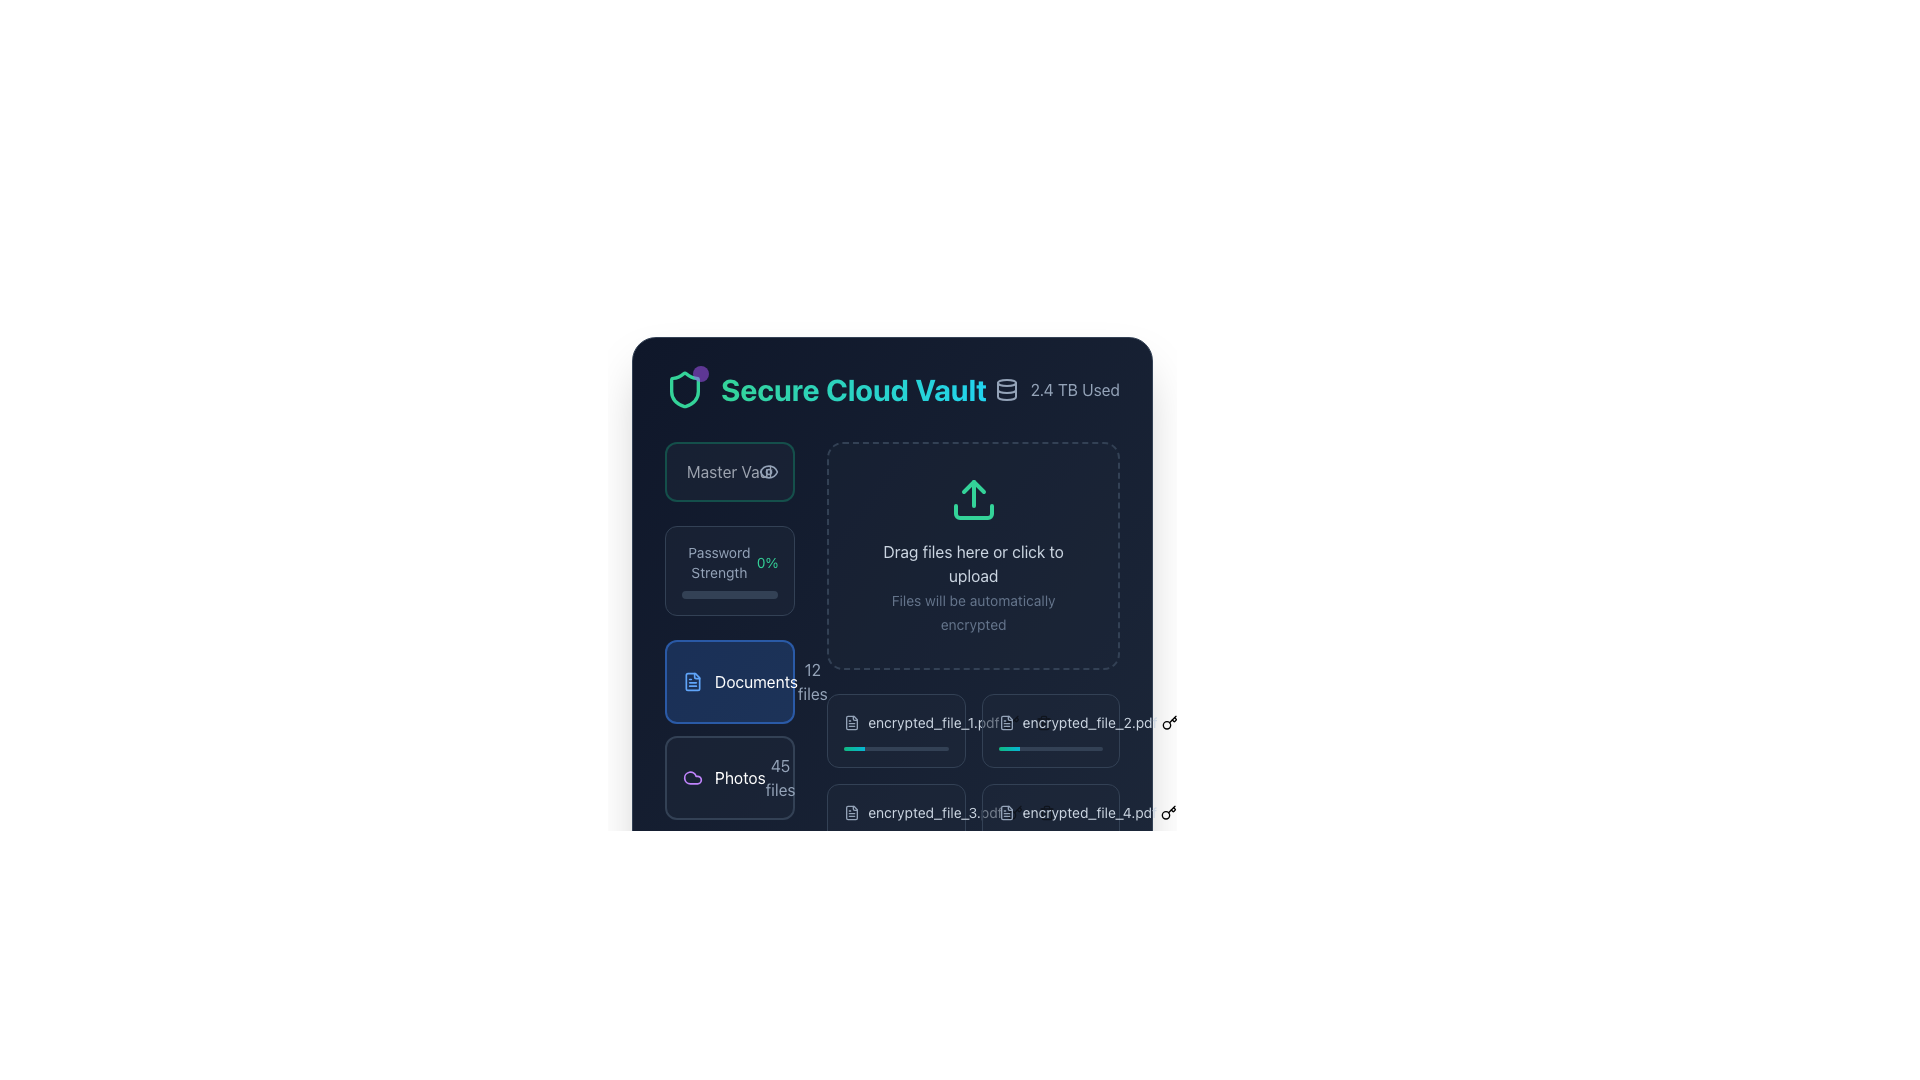 The height and width of the screenshot is (1080, 1920). I want to click on the trash can icon located to the right of the file named 'encrypted_file_4.pdf', so click(1045, 813).